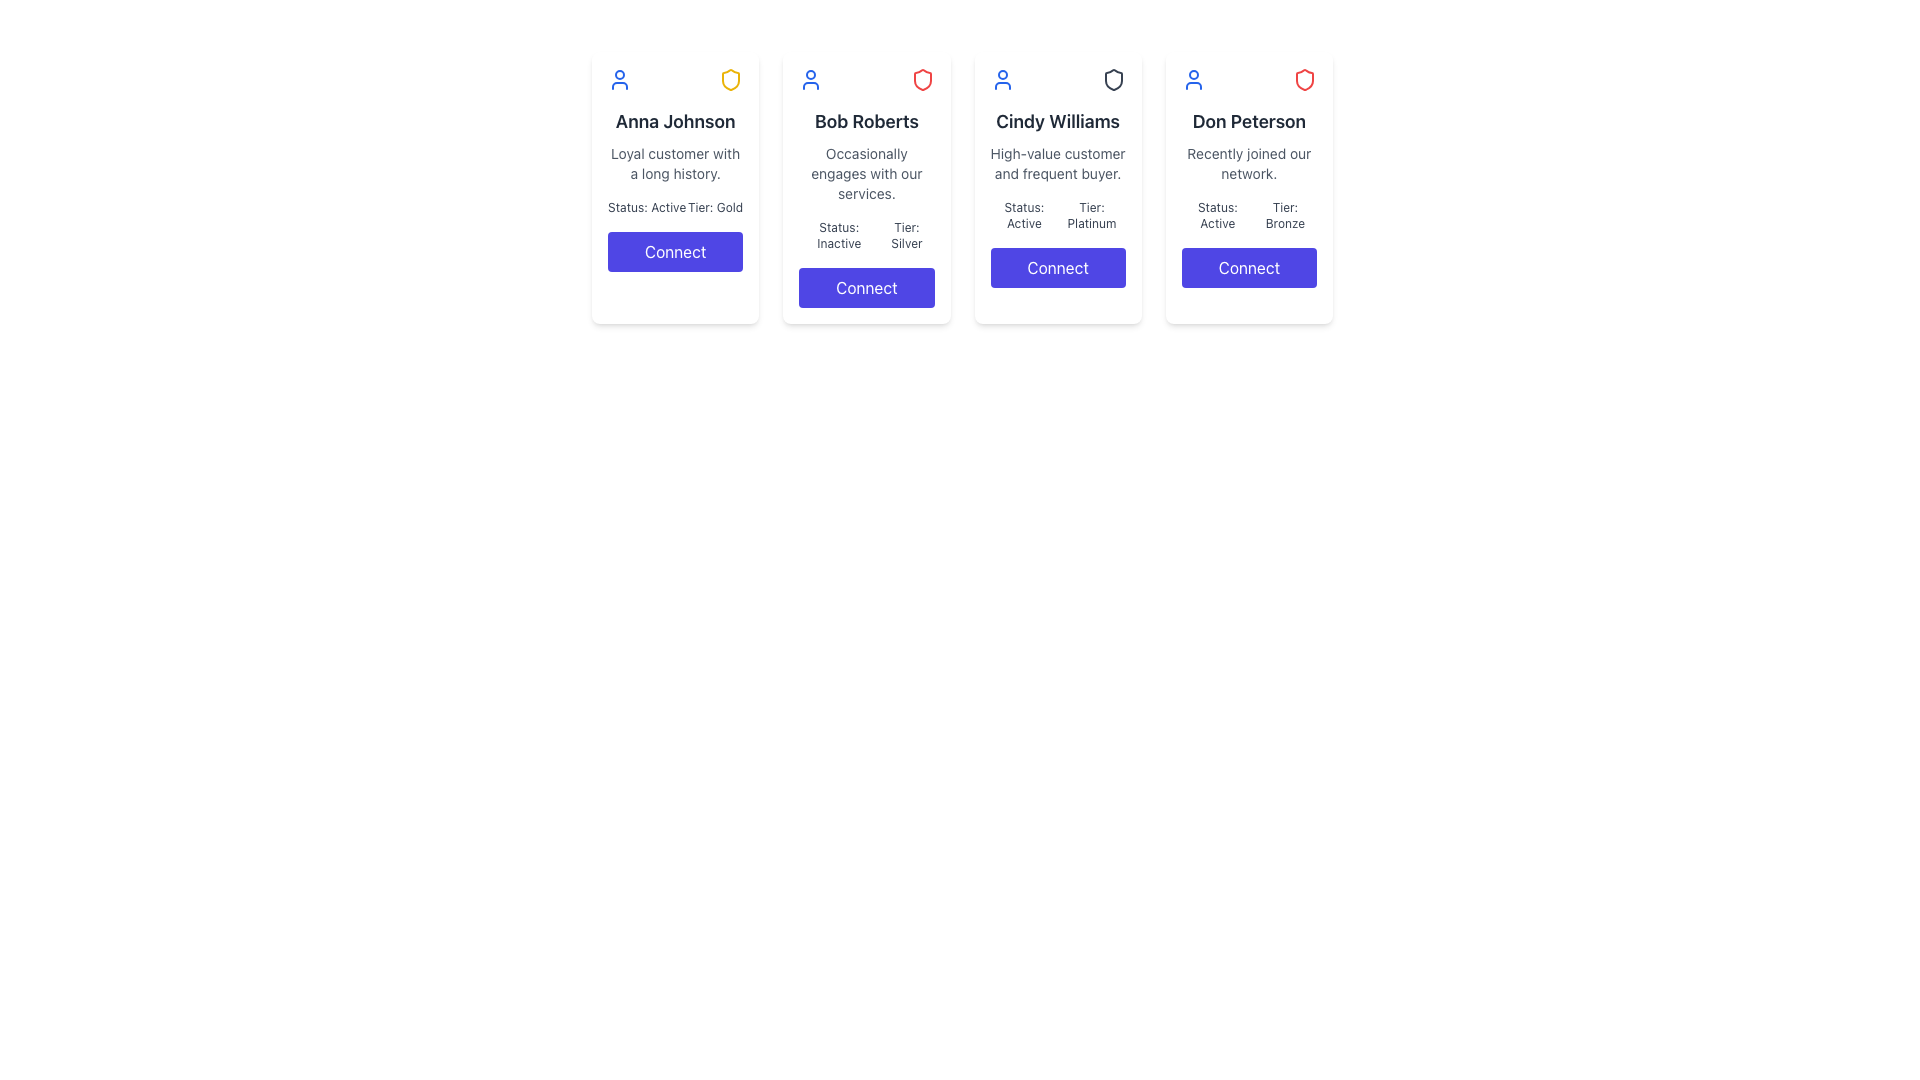 Image resolution: width=1920 pixels, height=1080 pixels. What do you see at coordinates (1112, 79) in the screenshot?
I see `the status marker icon located in the top right corner of Cindy Williams' user card, which signifies security and trustworthiness` at bounding box center [1112, 79].